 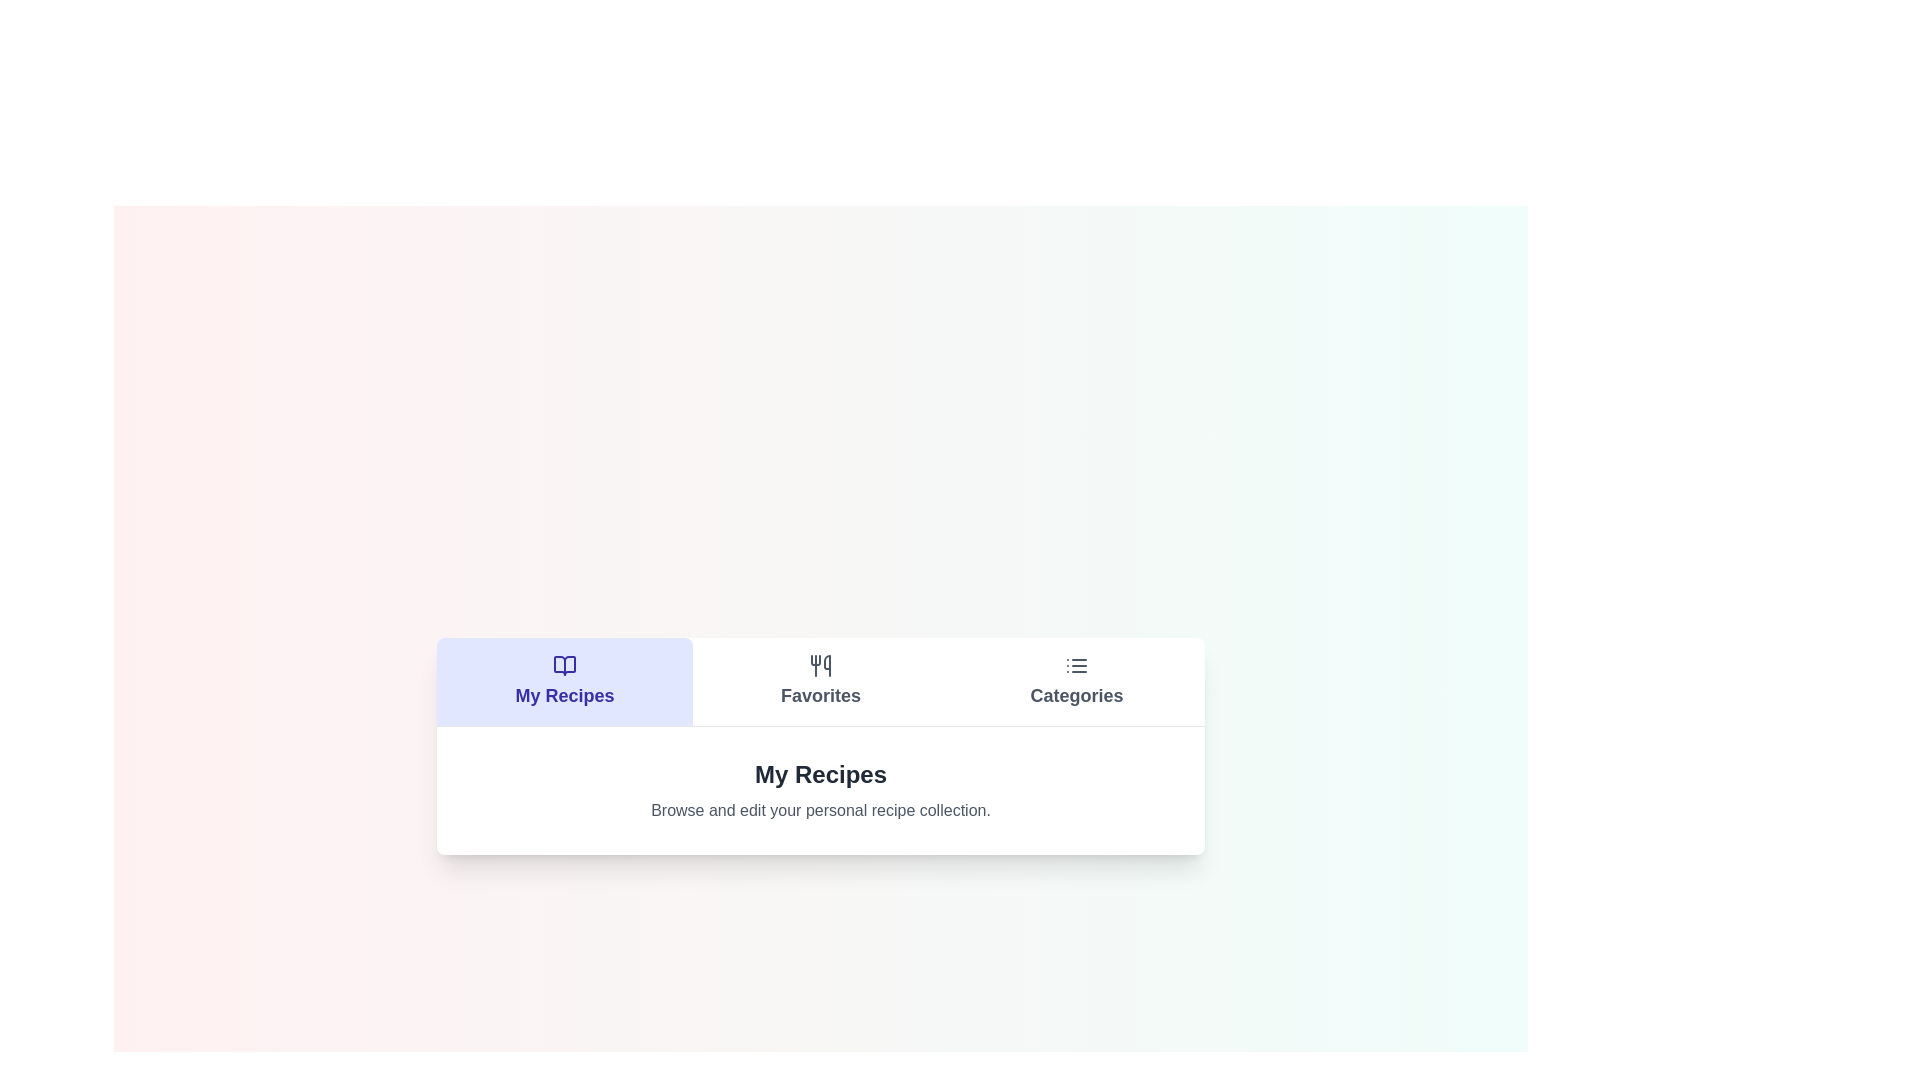 What do you see at coordinates (1075, 680) in the screenshot?
I see `the Categories tab` at bounding box center [1075, 680].